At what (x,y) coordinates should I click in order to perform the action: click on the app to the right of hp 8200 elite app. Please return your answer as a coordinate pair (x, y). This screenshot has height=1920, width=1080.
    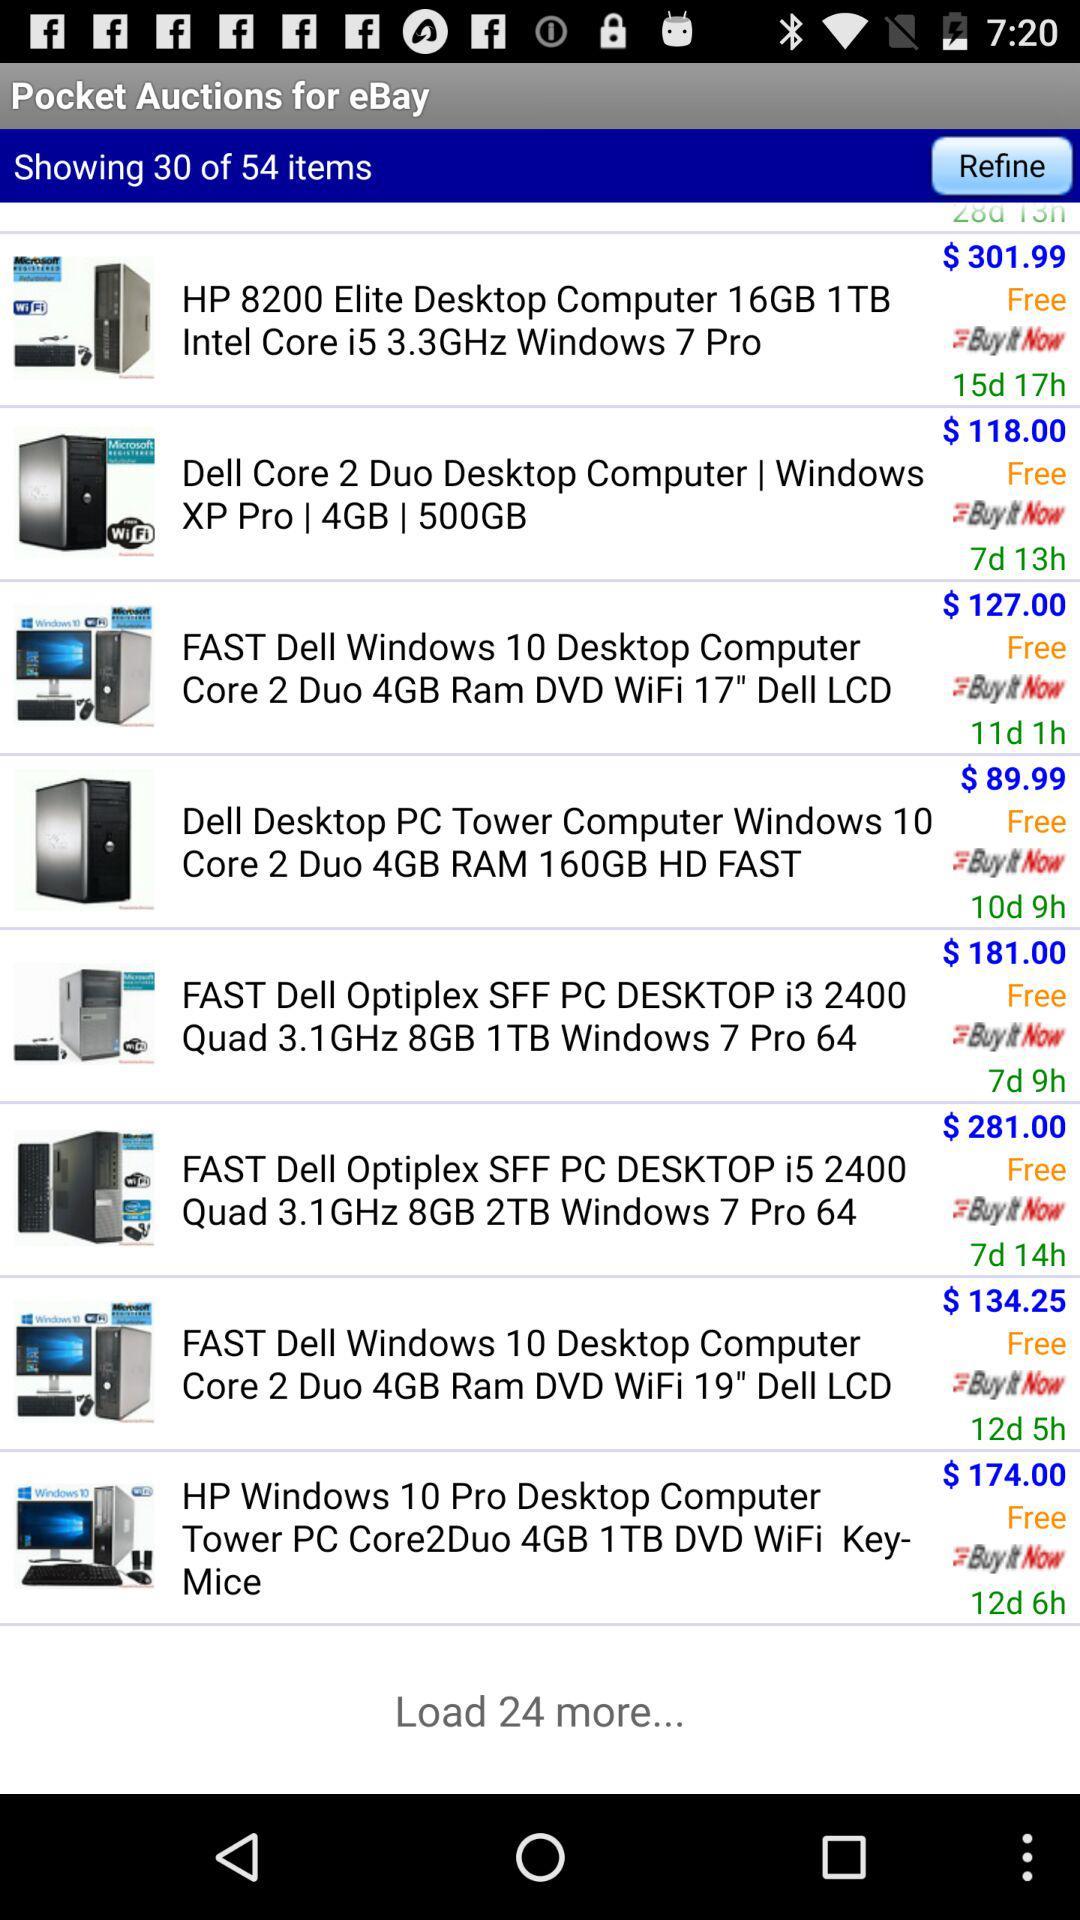
    Looking at the image, I should click on (1009, 383).